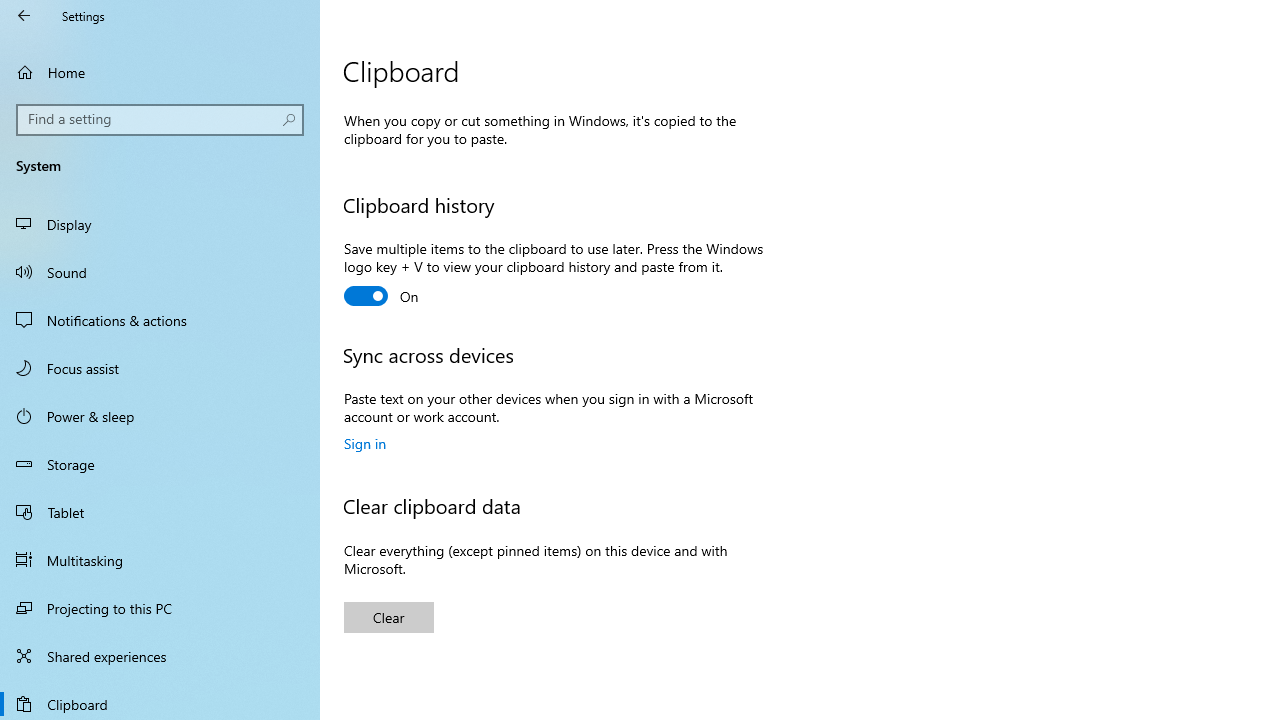 The width and height of the screenshot is (1280, 720). I want to click on 'Tablet', so click(160, 510).